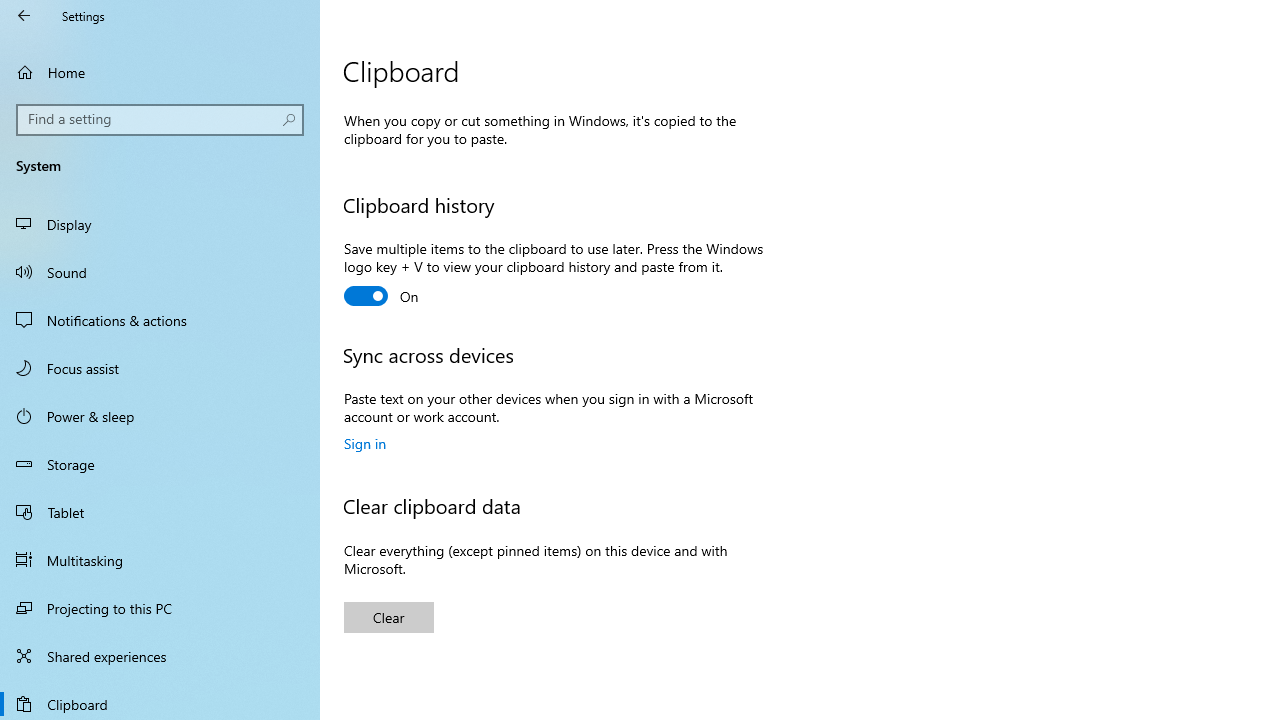 The width and height of the screenshot is (1280, 720). I want to click on 'Tablet', so click(160, 510).